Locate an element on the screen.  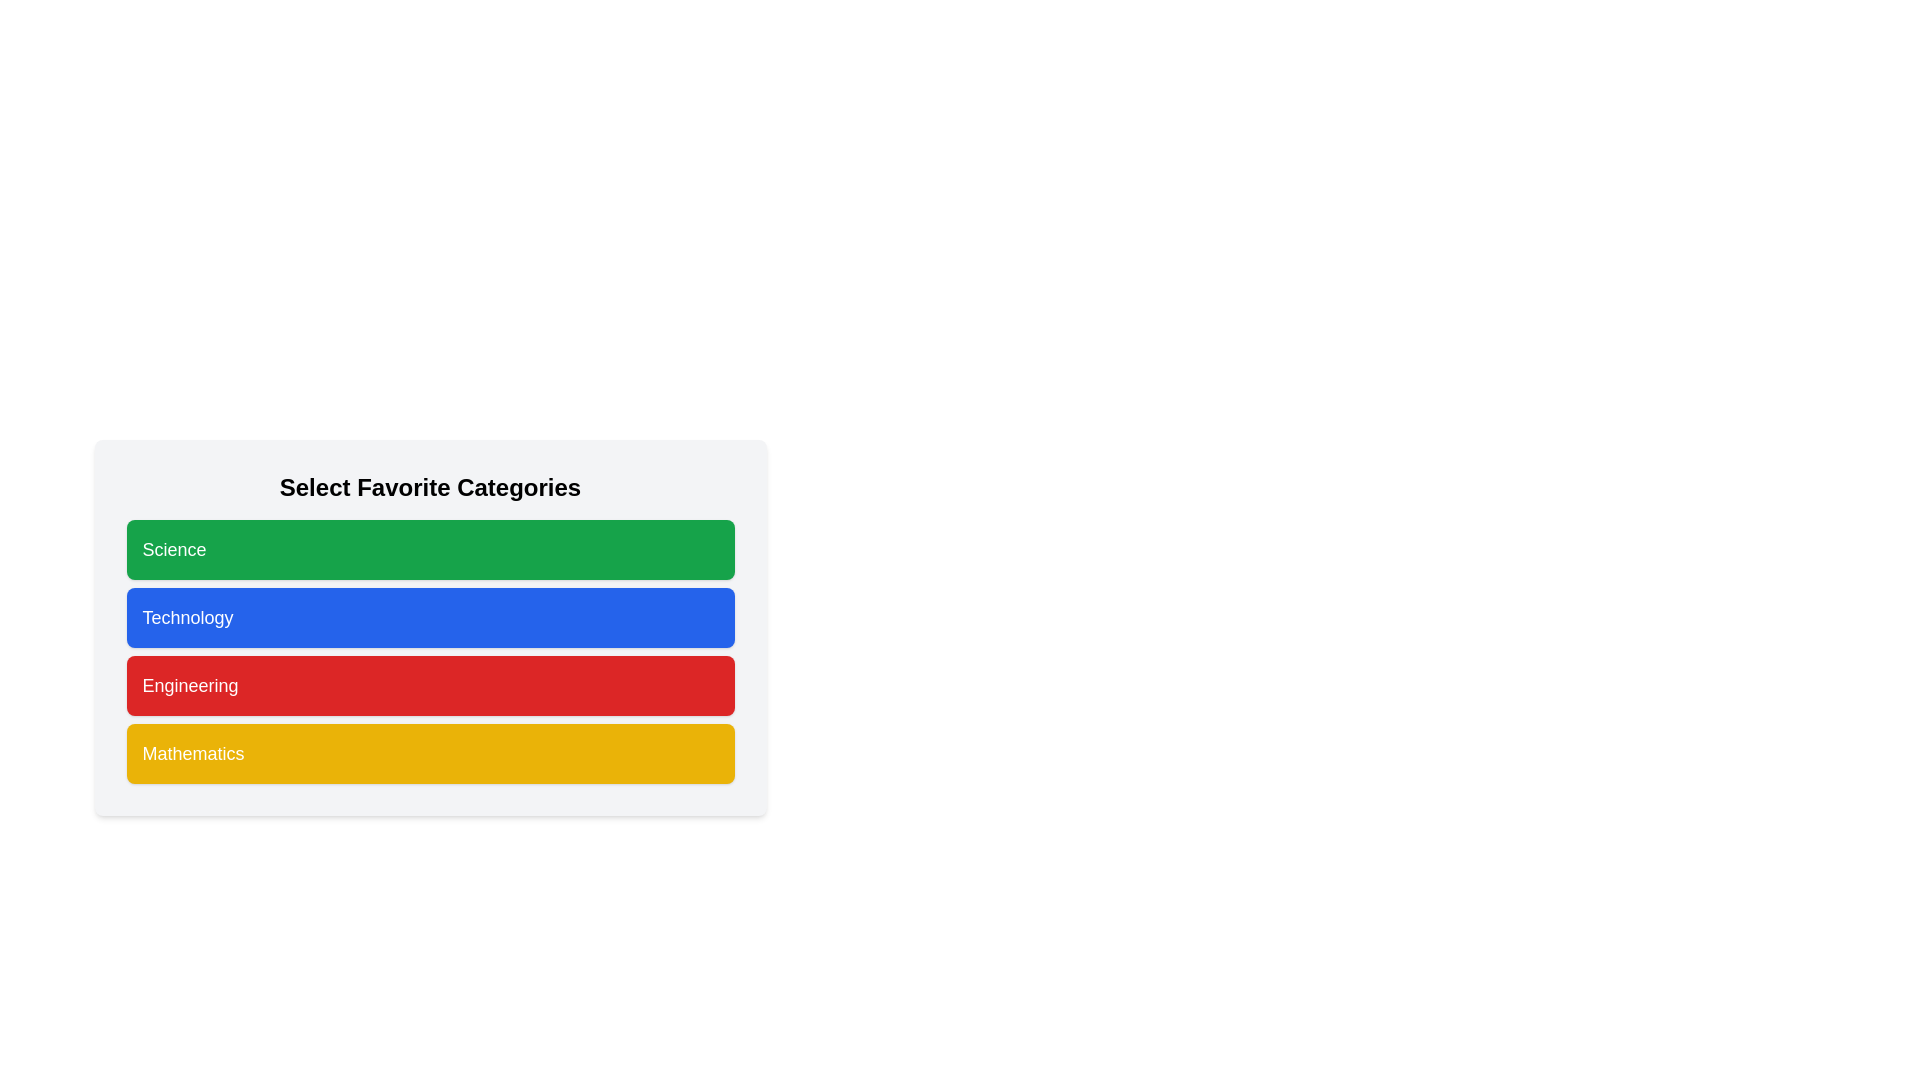
the green button labeled 'Science' is located at coordinates (429, 550).